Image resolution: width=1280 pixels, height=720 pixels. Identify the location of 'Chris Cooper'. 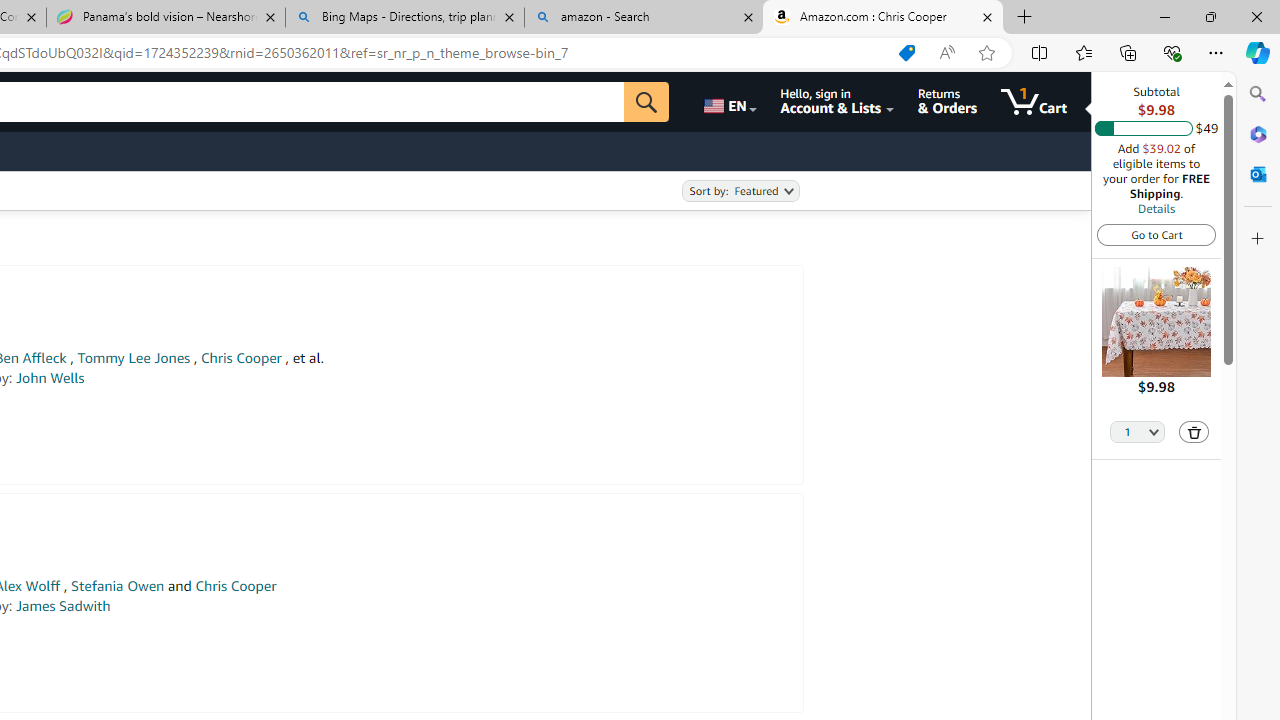
(235, 585).